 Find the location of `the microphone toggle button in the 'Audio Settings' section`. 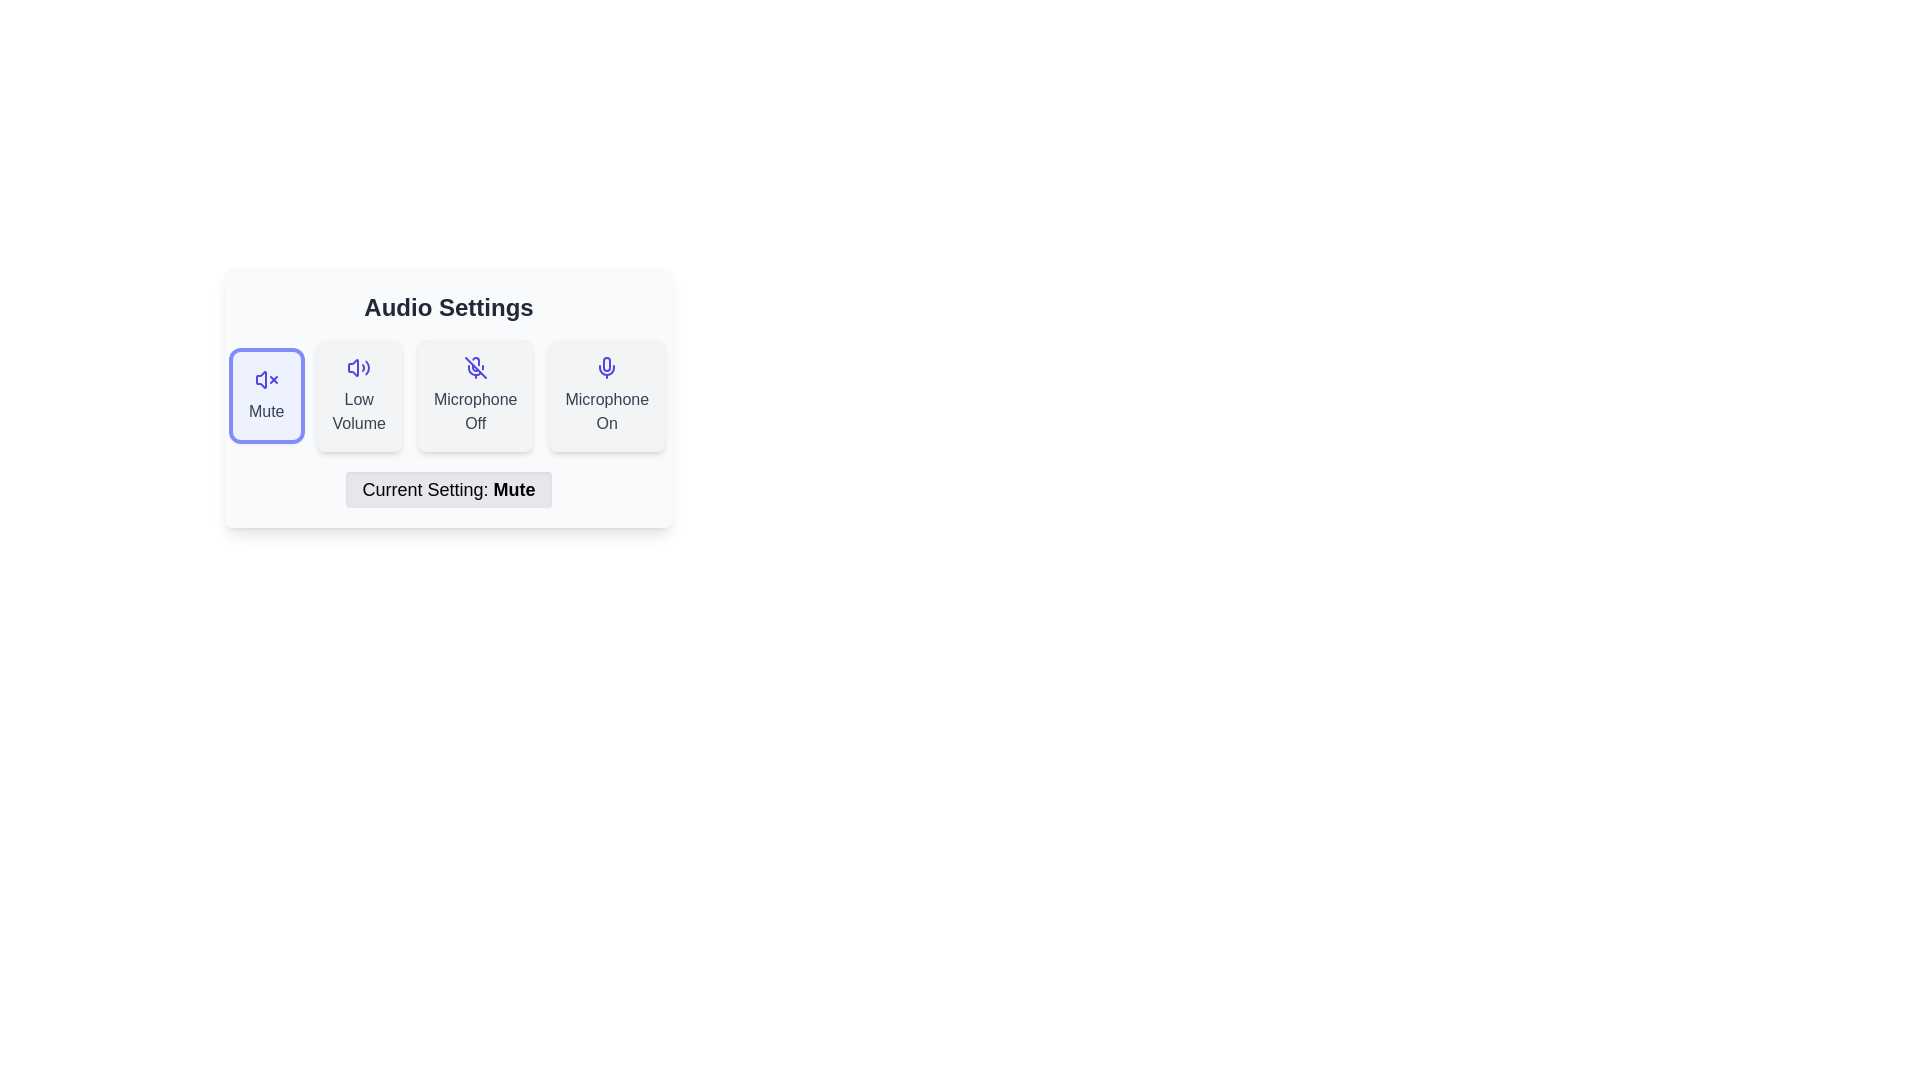

the microphone toggle button in the 'Audio Settings' section is located at coordinates (606, 396).